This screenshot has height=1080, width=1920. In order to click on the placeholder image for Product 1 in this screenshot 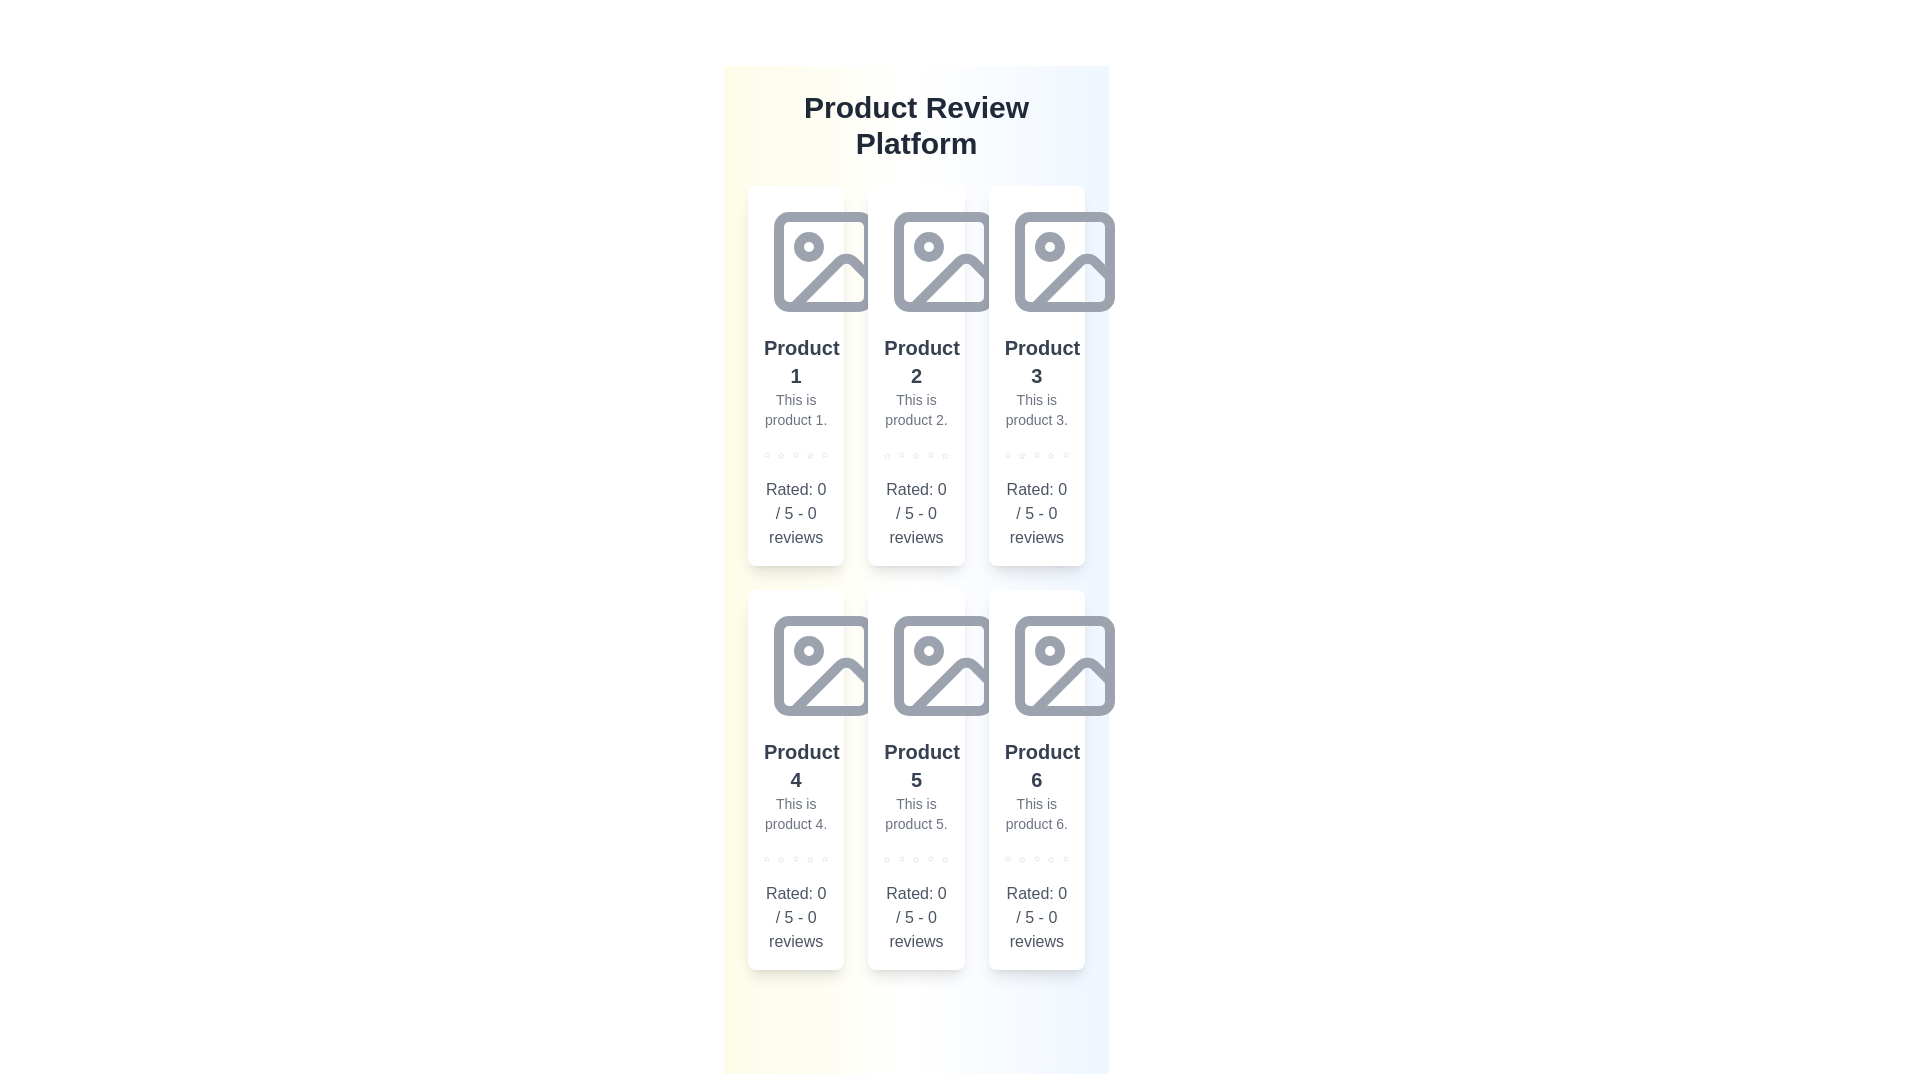, I will do `click(824, 261)`.